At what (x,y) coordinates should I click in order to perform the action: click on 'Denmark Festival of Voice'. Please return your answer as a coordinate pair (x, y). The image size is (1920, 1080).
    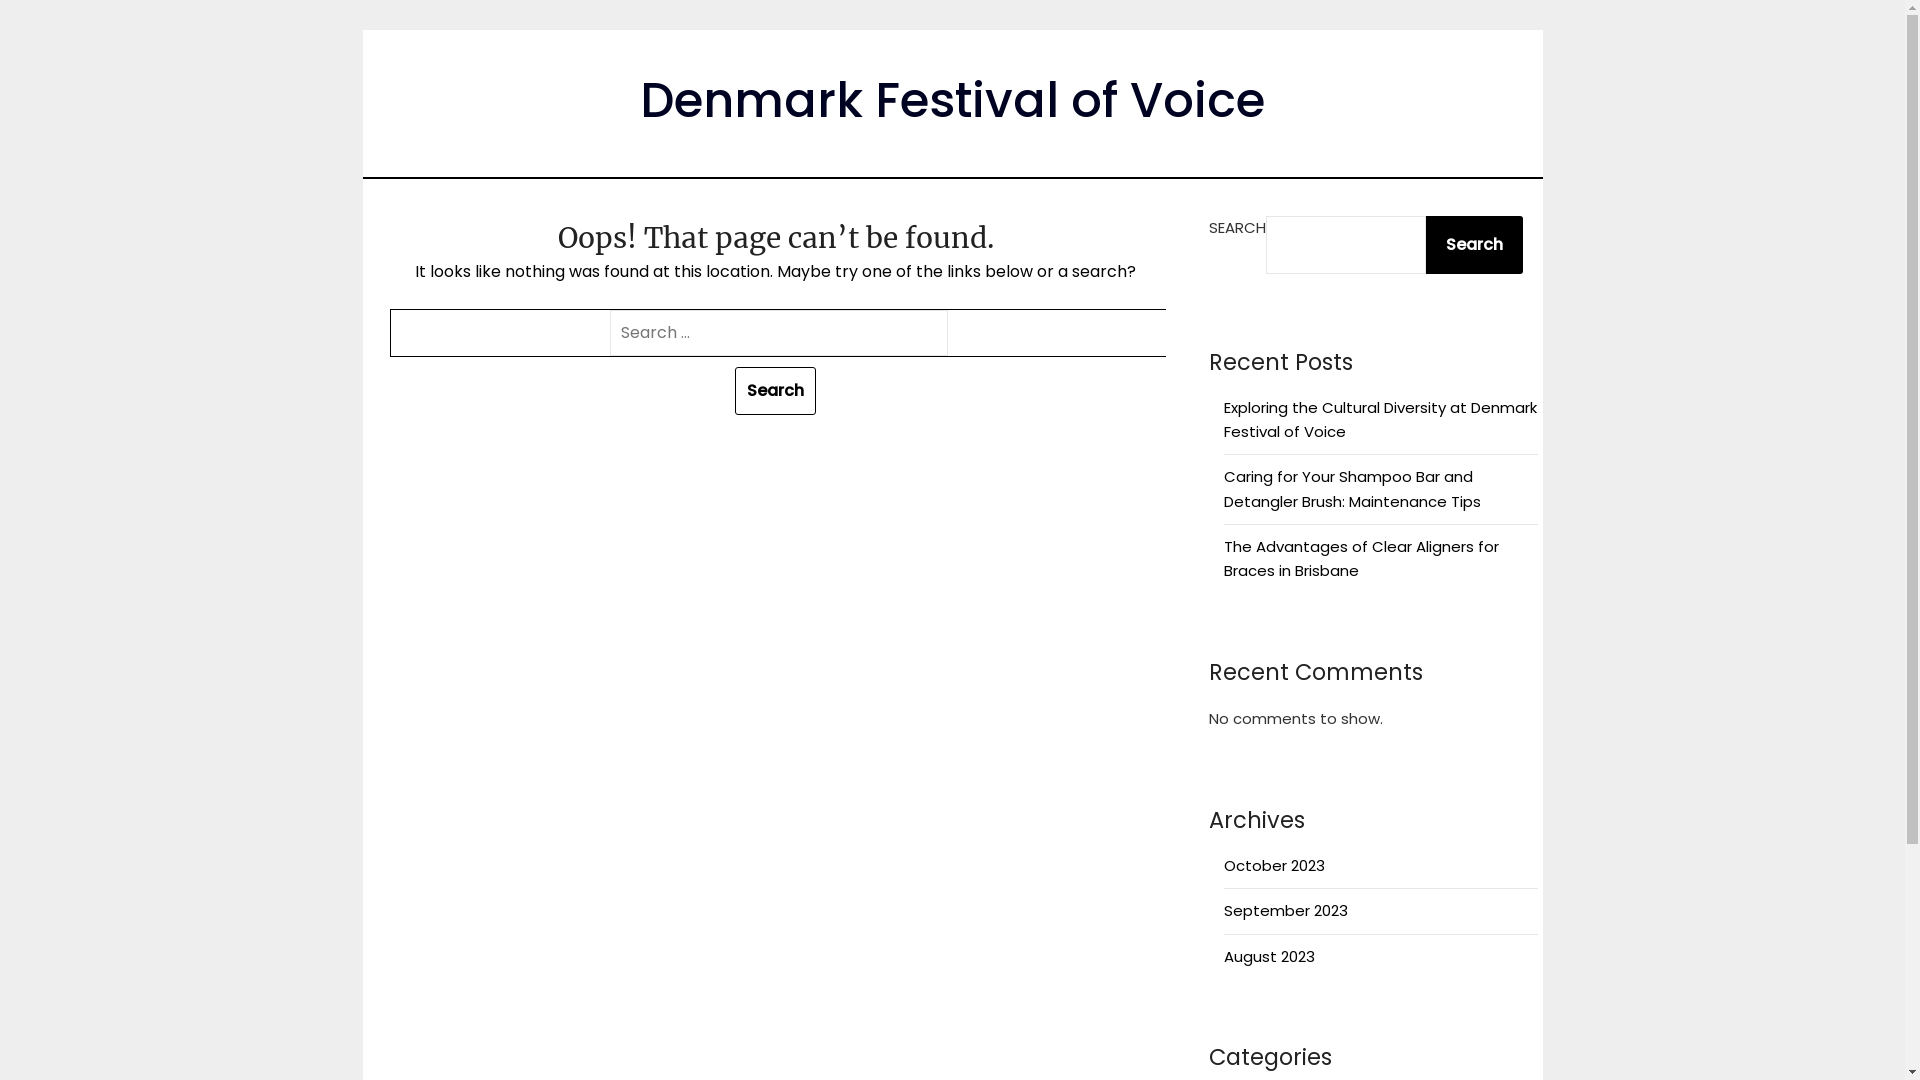
    Looking at the image, I should click on (951, 100).